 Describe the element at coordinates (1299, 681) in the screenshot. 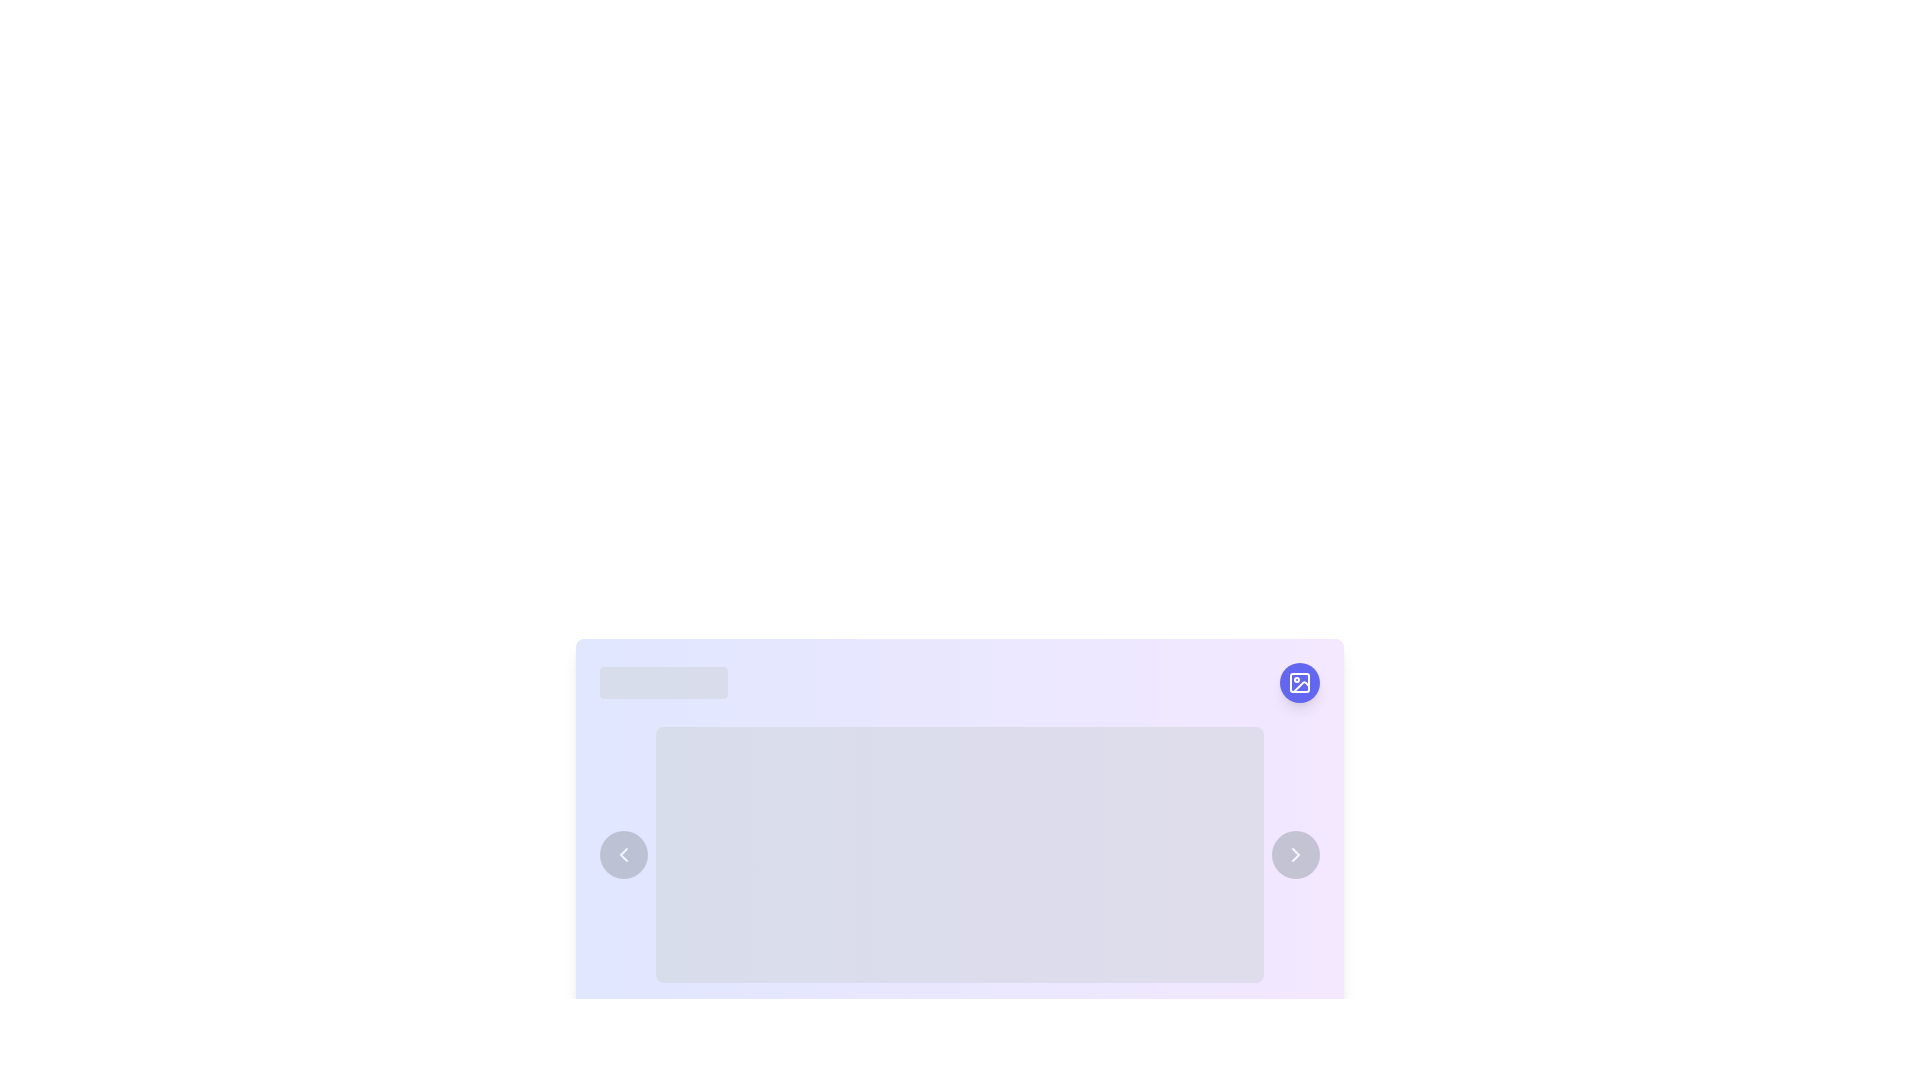

I see `the small square with rounded corners in the top left part of the SVG icon located on the top right corner of the card-like layout` at that location.